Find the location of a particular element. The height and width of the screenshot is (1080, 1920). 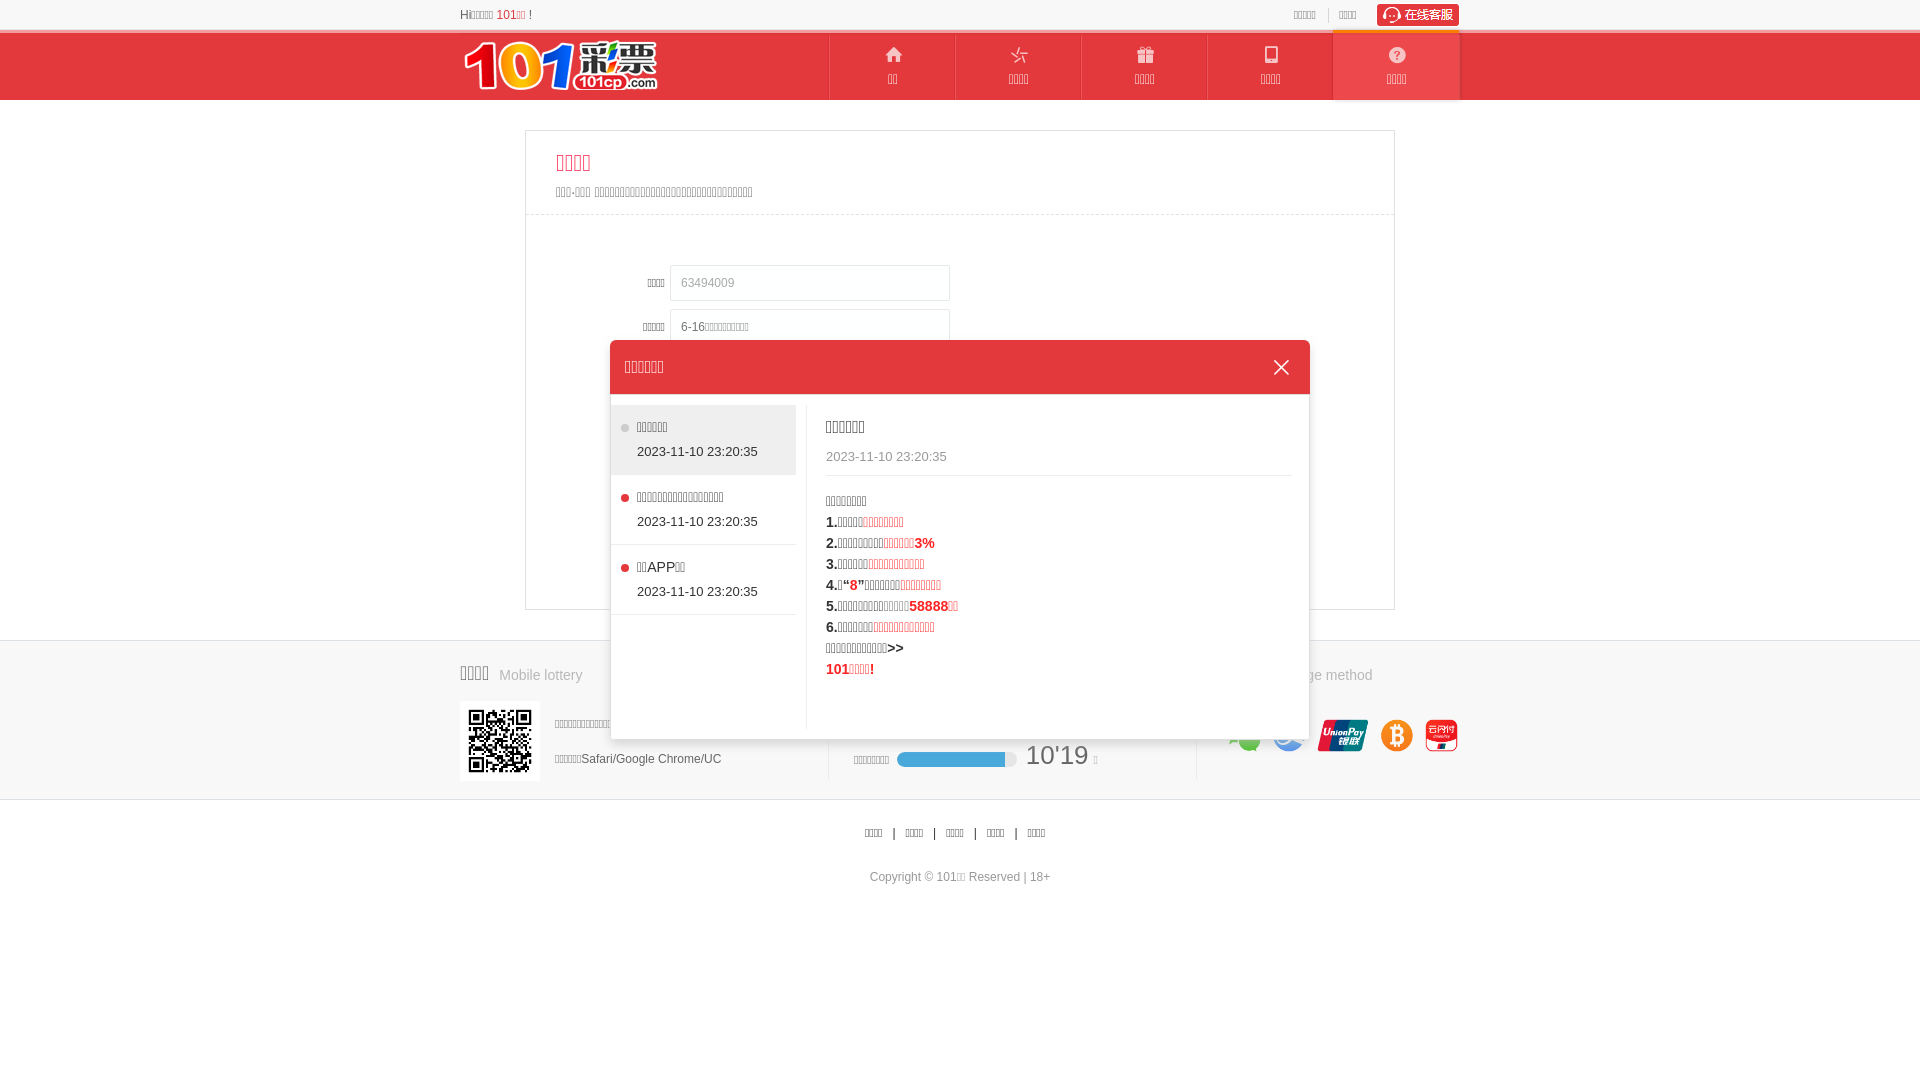

'|' is located at coordinates (931, 833).